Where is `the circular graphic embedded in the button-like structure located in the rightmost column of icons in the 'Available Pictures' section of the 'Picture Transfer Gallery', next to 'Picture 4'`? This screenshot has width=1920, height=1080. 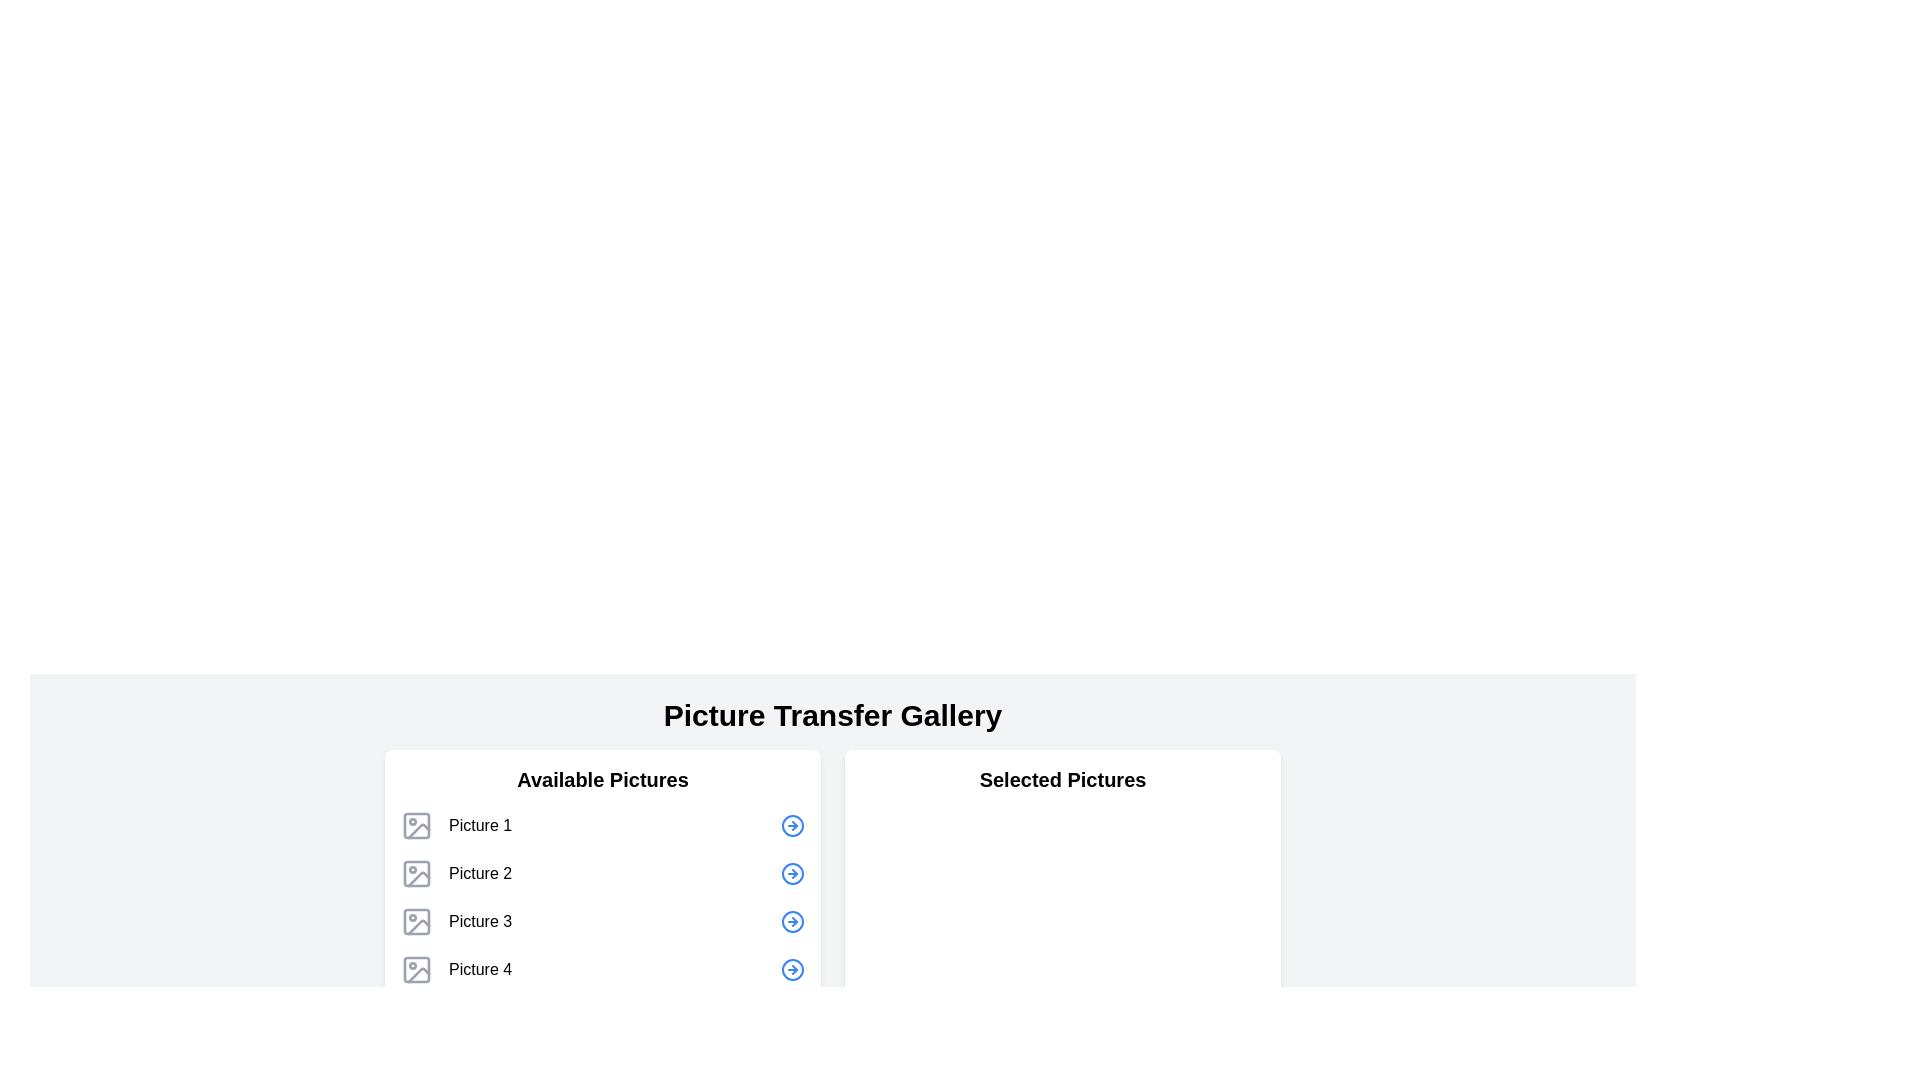
the circular graphic embedded in the button-like structure located in the rightmost column of icons in the 'Available Pictures' section of the 'Picture Transfer Gallery', next to 'Picture 4' is located at coordinates (791, 968).